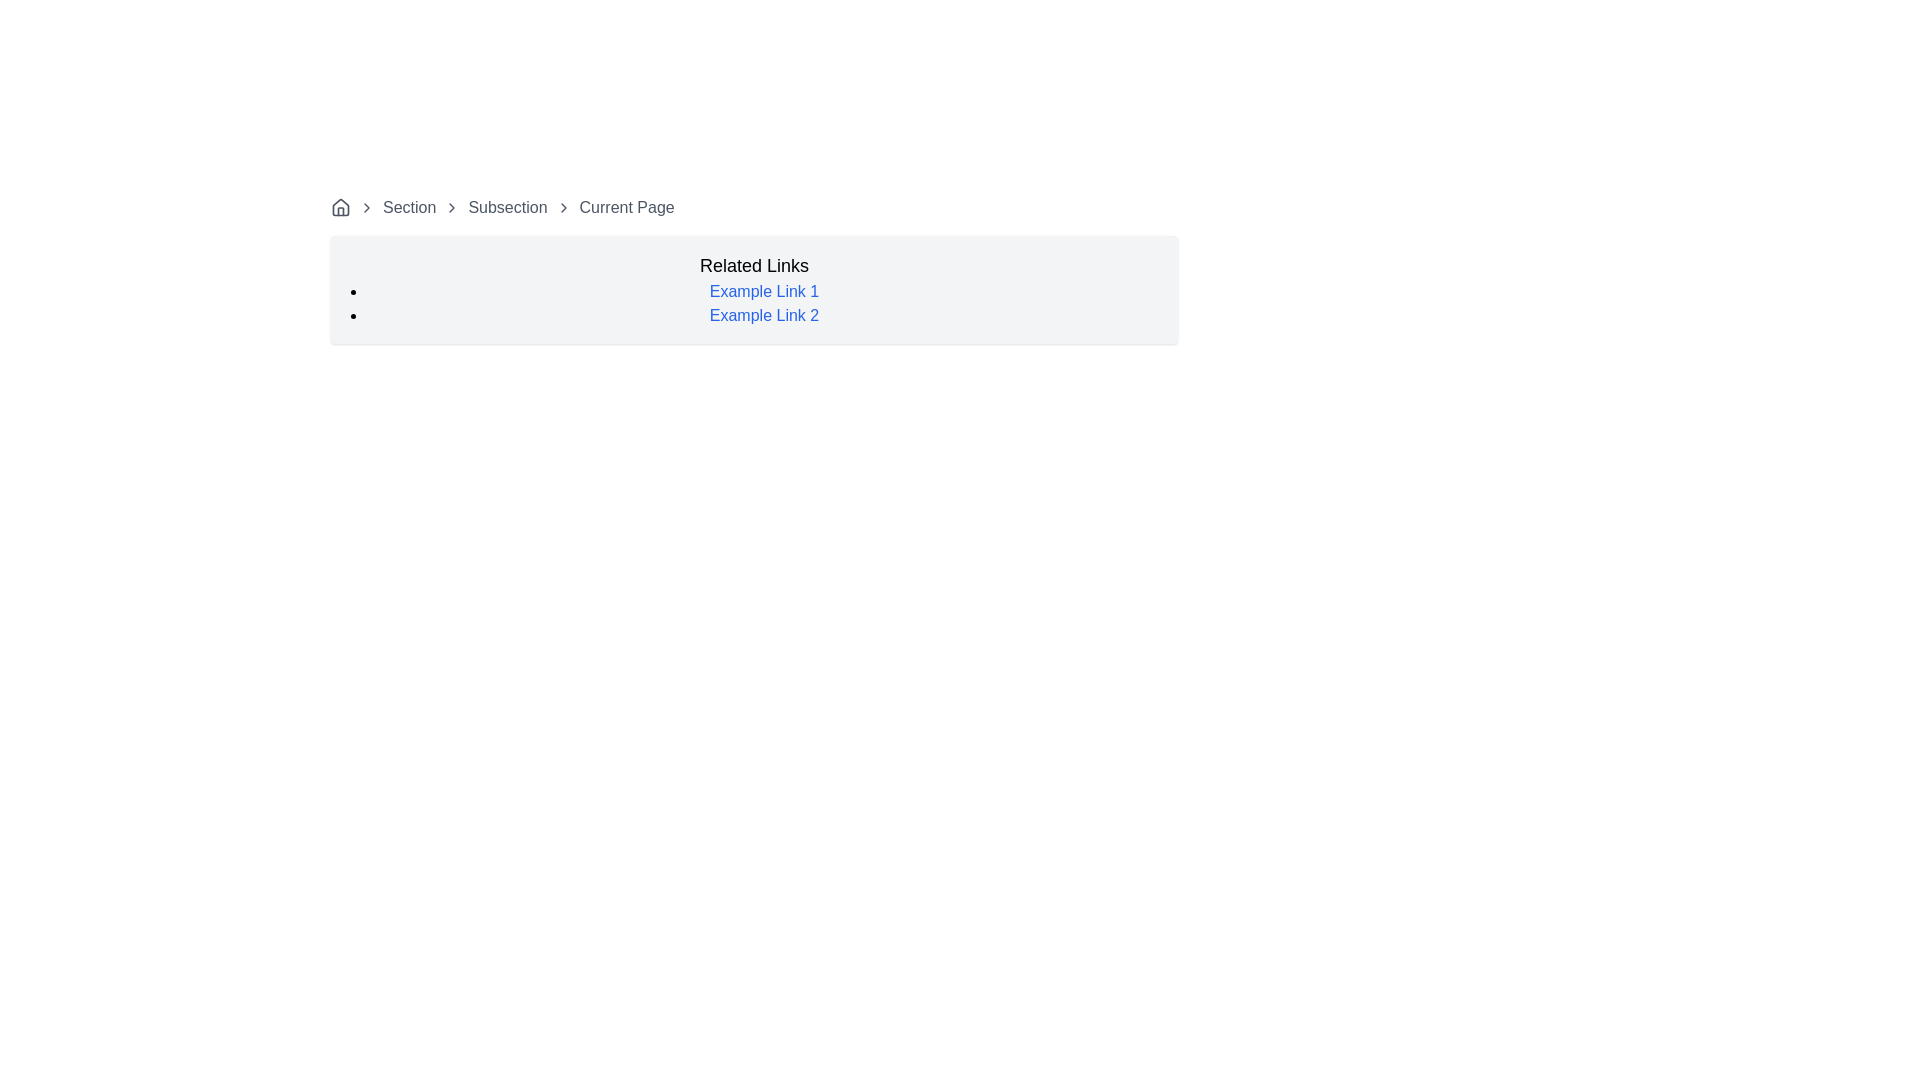 The width and height of the screenshot is (1920, 1080). What do you see at coordinates (408, 208) in the screenshot?
I see `the text label displaying 'Section'` at bounding box center [408, 208].